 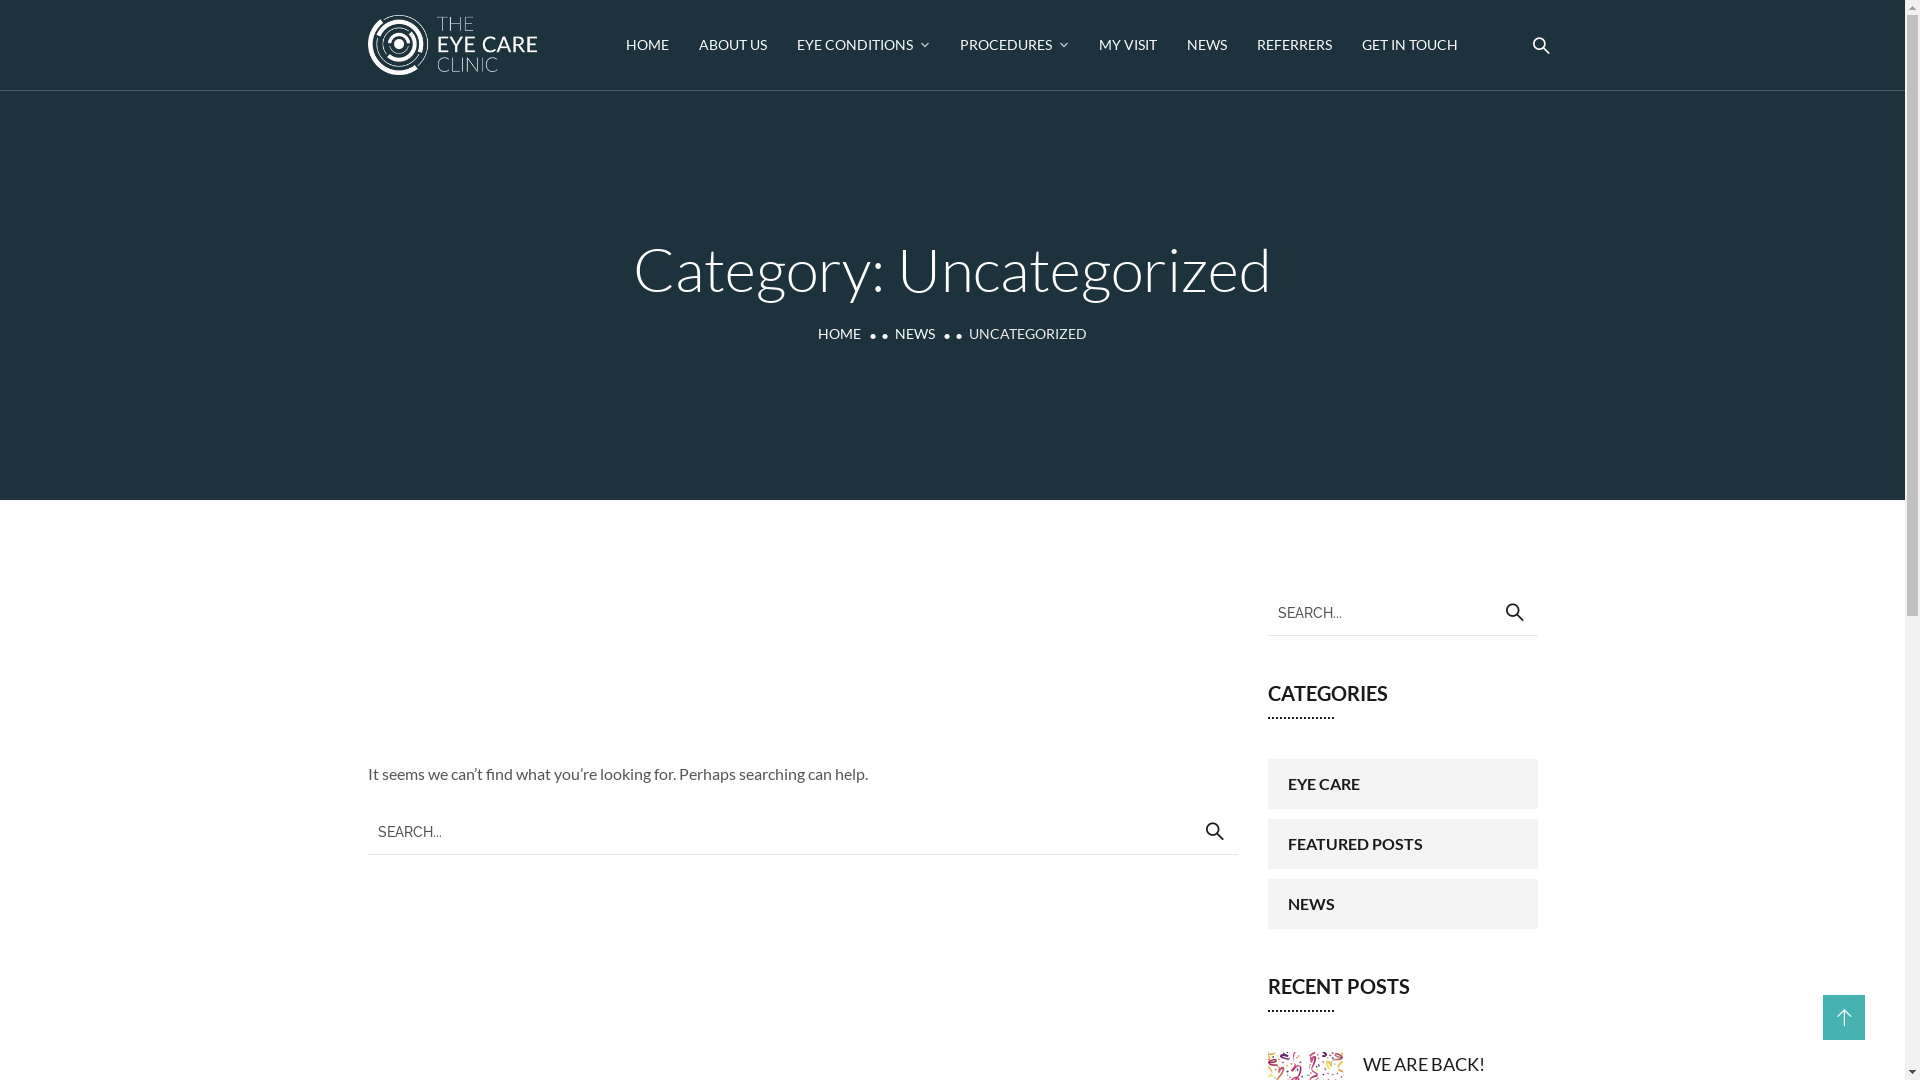 What do you see at coordinates (839, 332) in the screenshot?
I see `'HOME'` at bounding box center [839, 332].